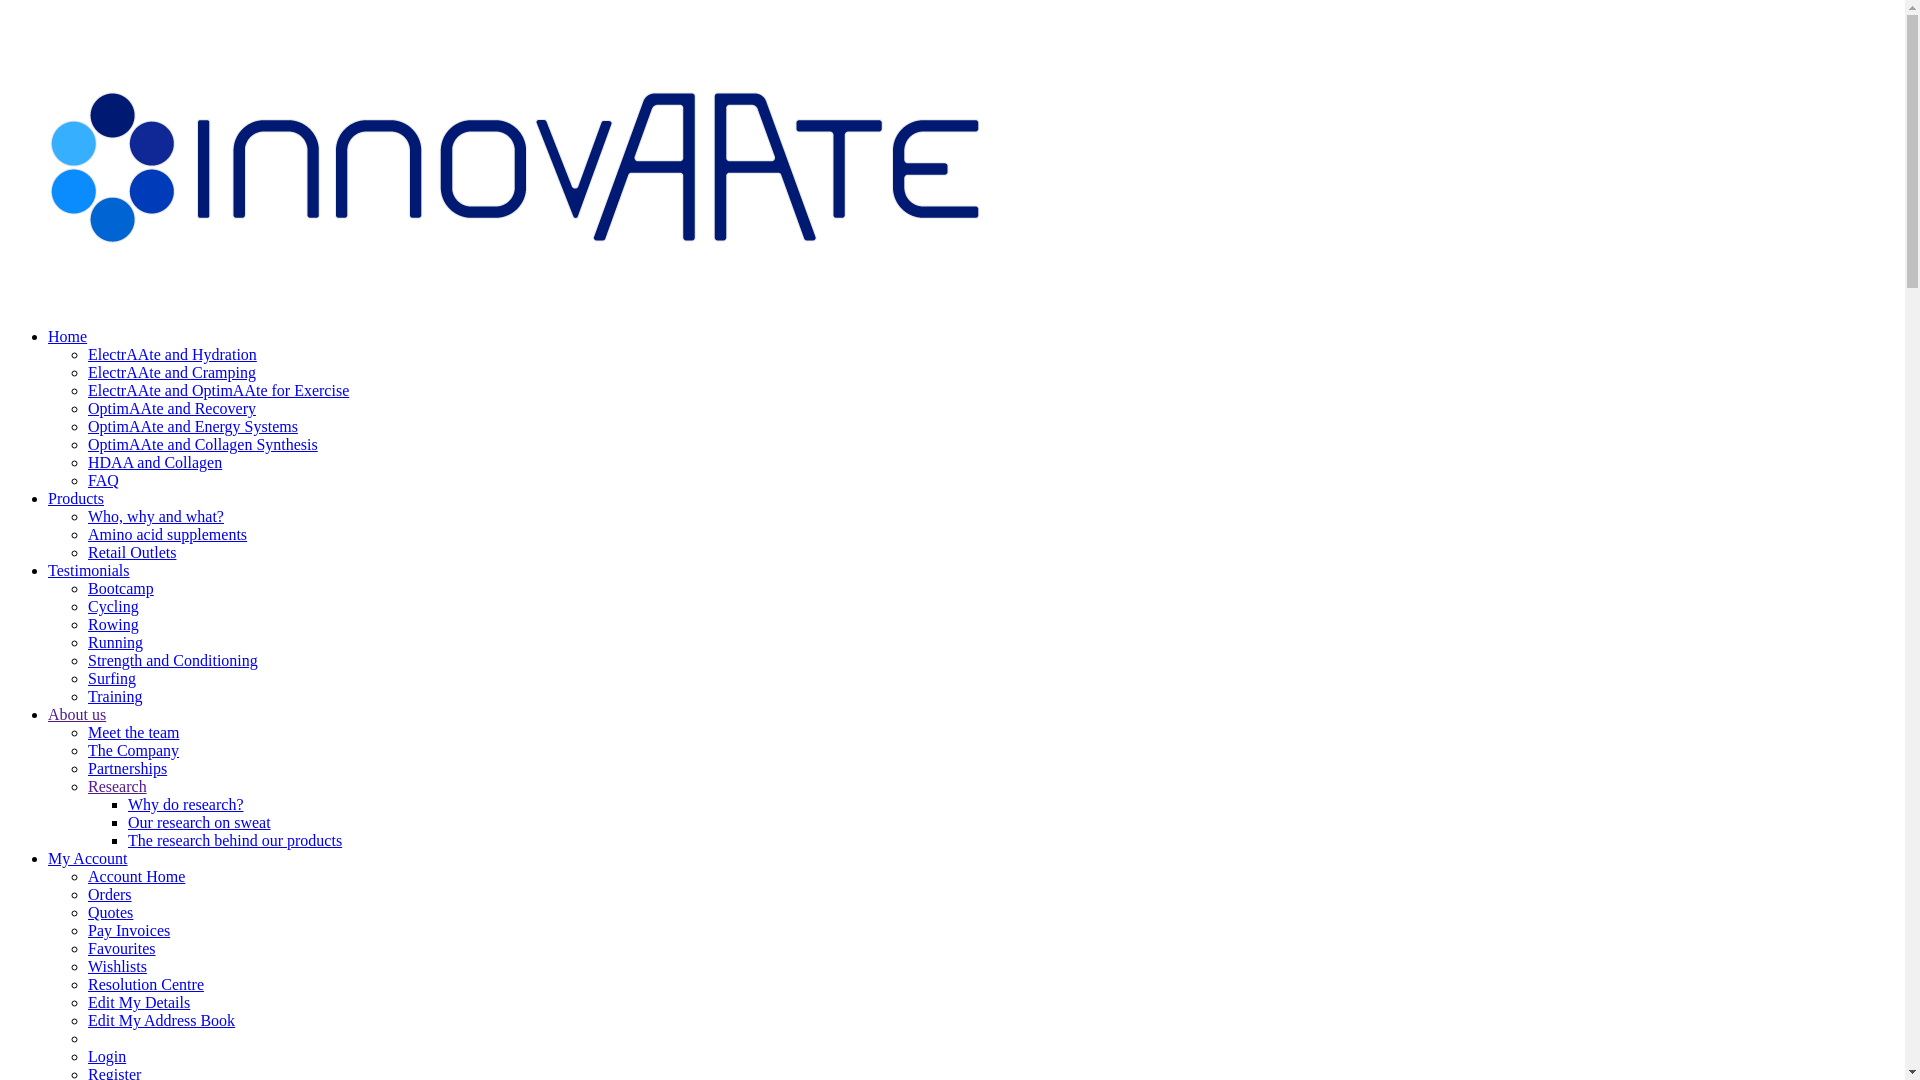  What do you see at coordinates (86, 515) in the screenshot?
I see `'Who, why and what?'` at bounding box center [86, 515].